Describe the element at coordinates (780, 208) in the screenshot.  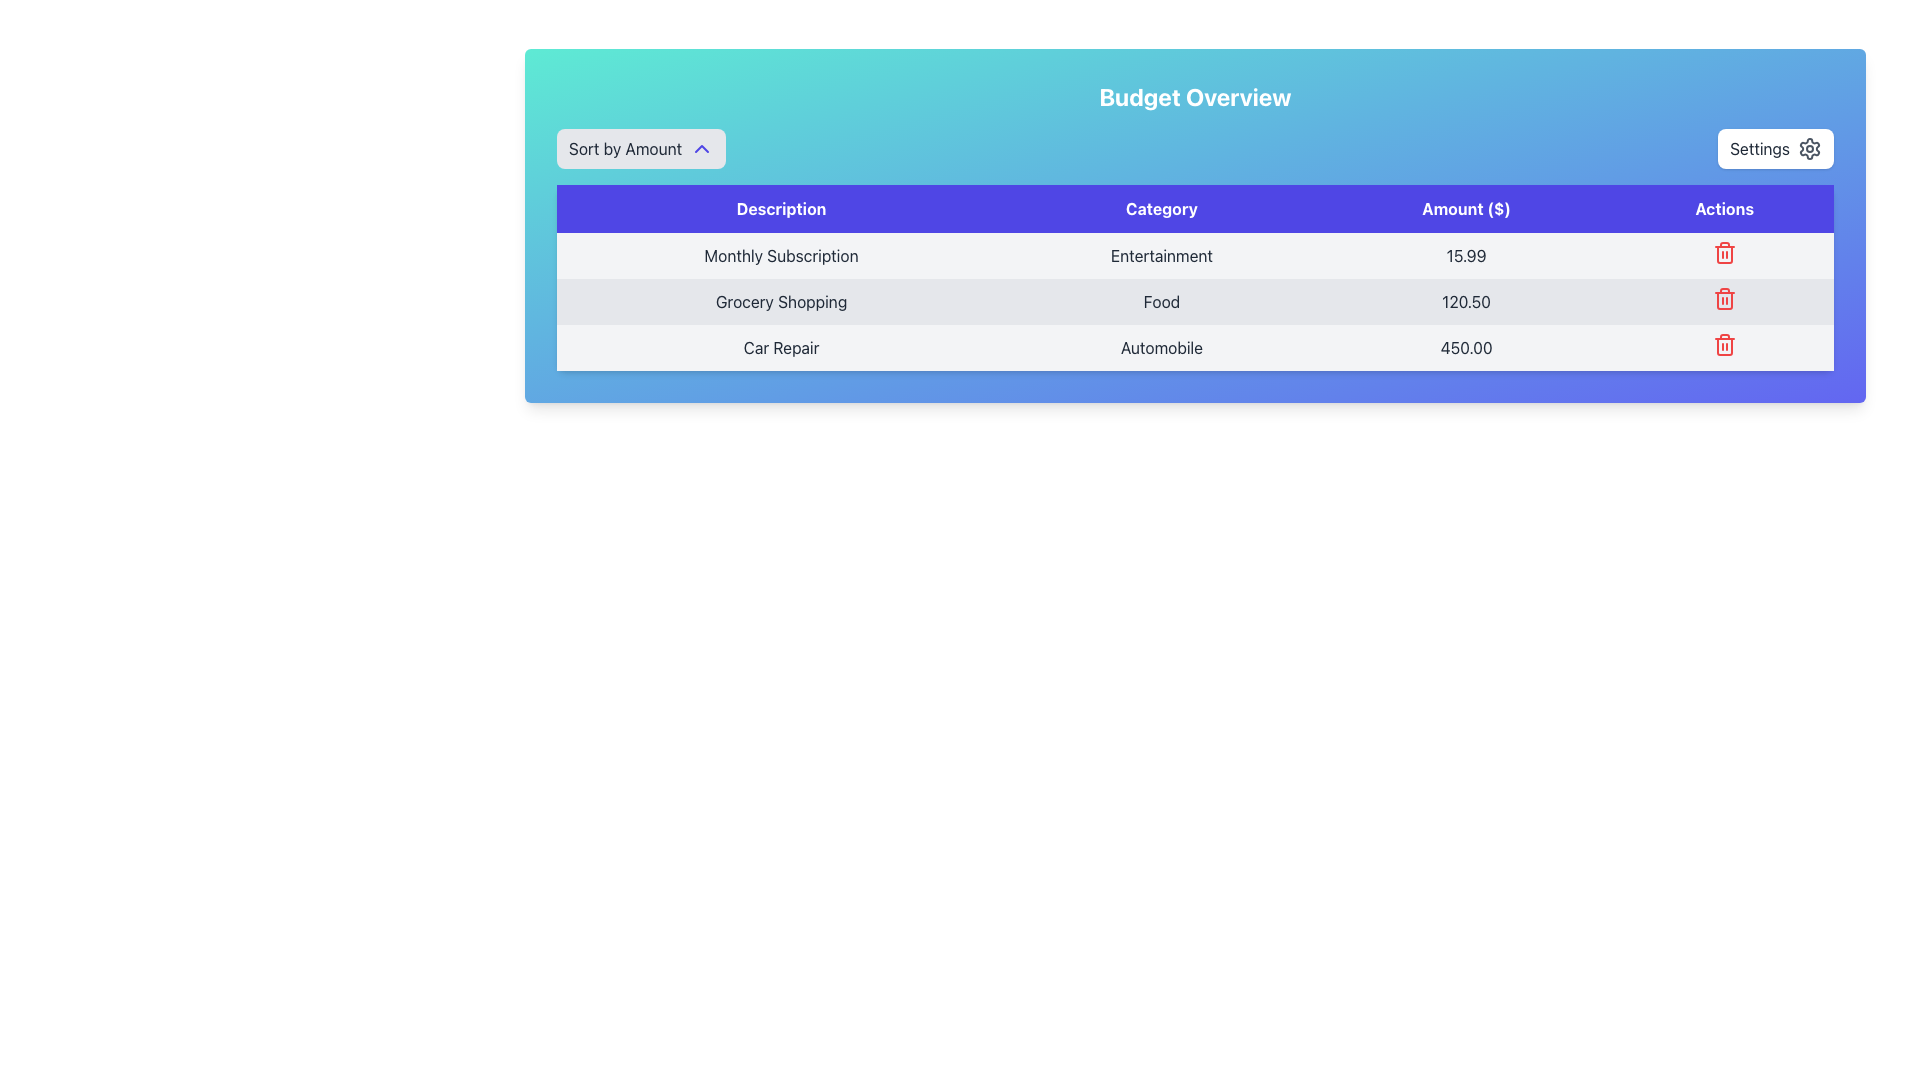
I see `the first column header in the tabular layout, positioned to the left of the 'Category' header and above the text entries` at that location.